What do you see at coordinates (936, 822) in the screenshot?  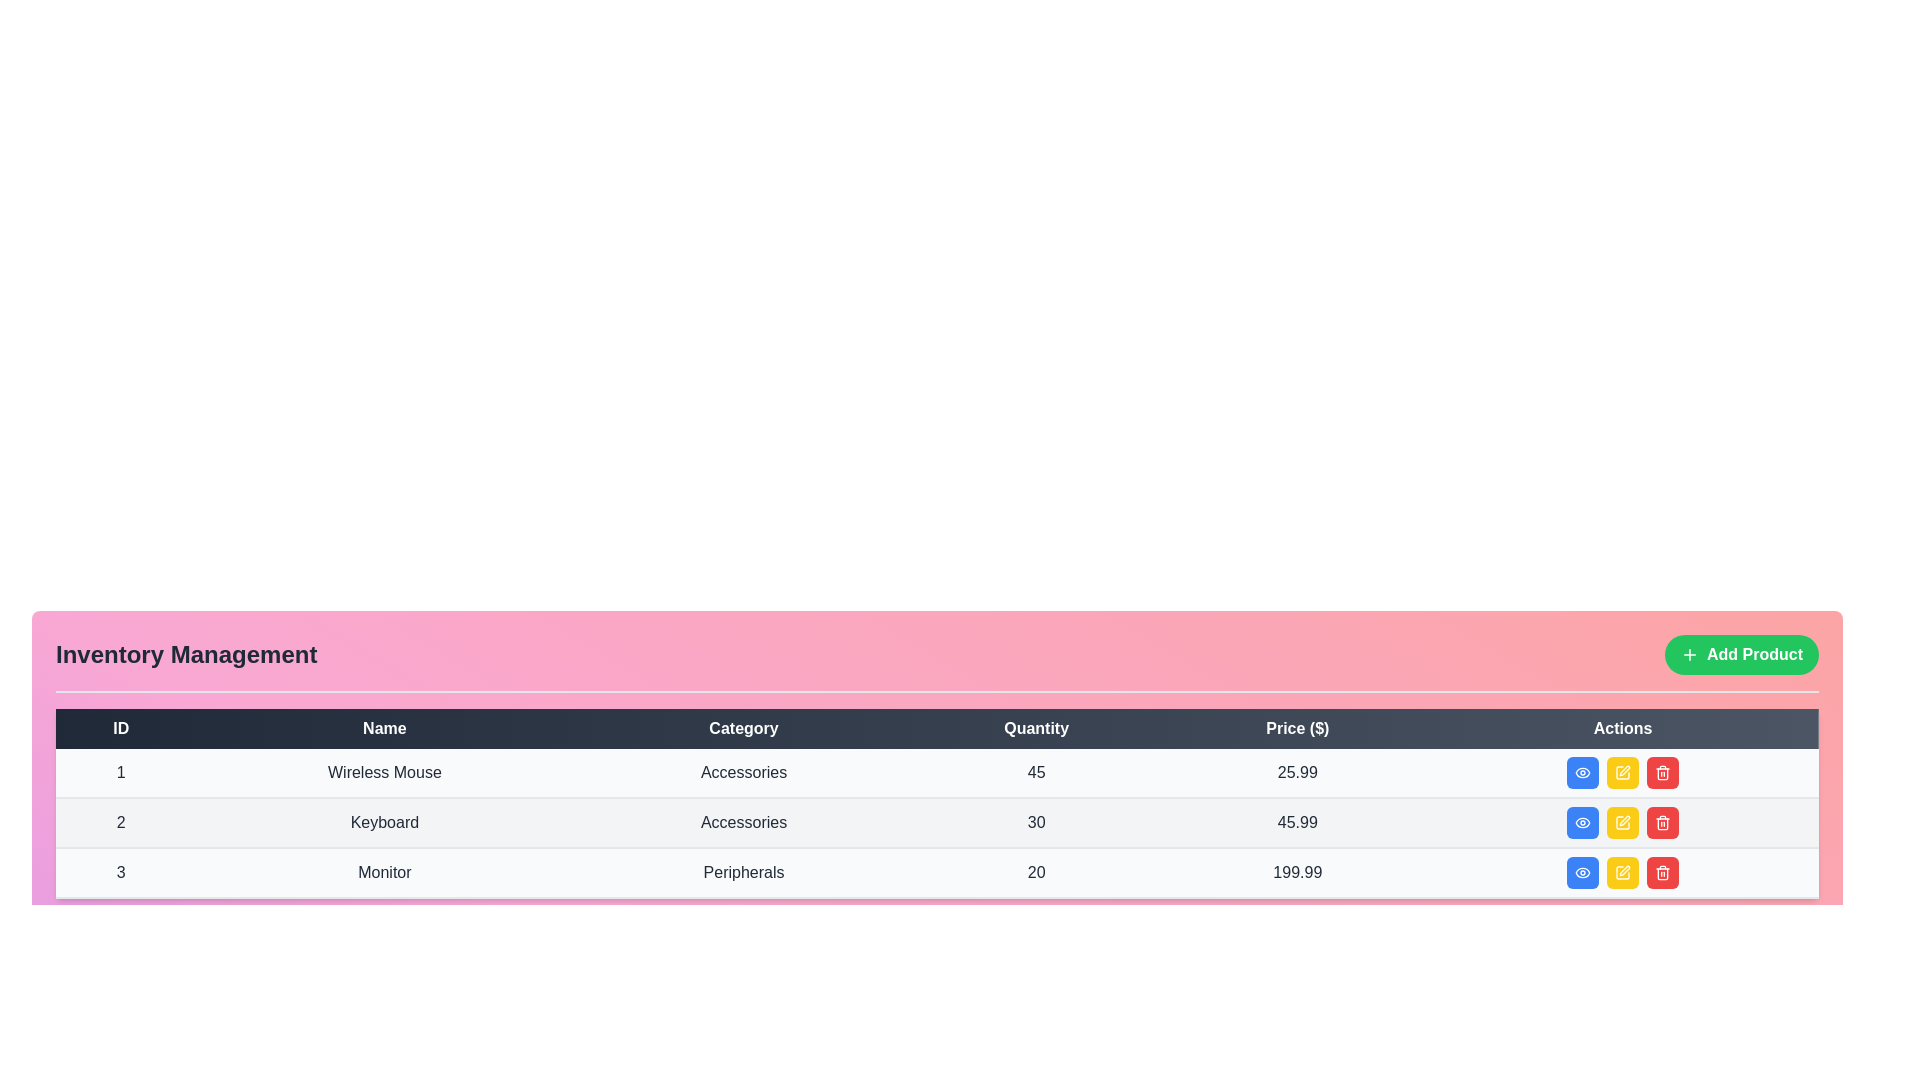 I see `the second row of the inventory management table that displays ID '2', Name 'Keyboard', Category 'Accessories', Quantity '30', and Price '45.99'` at bounding box center [936, 822].